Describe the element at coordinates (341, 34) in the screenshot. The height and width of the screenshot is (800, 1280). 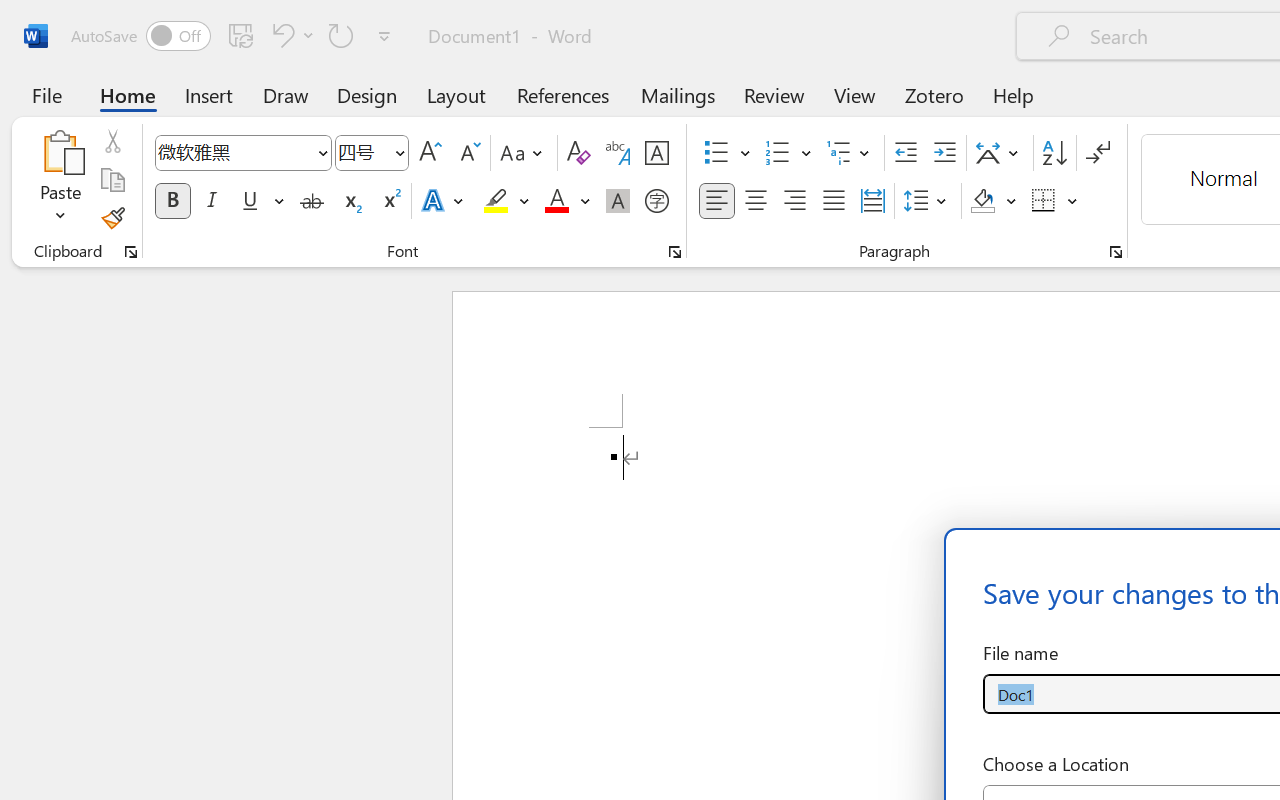
I see `'Repeat Style'` at that location.